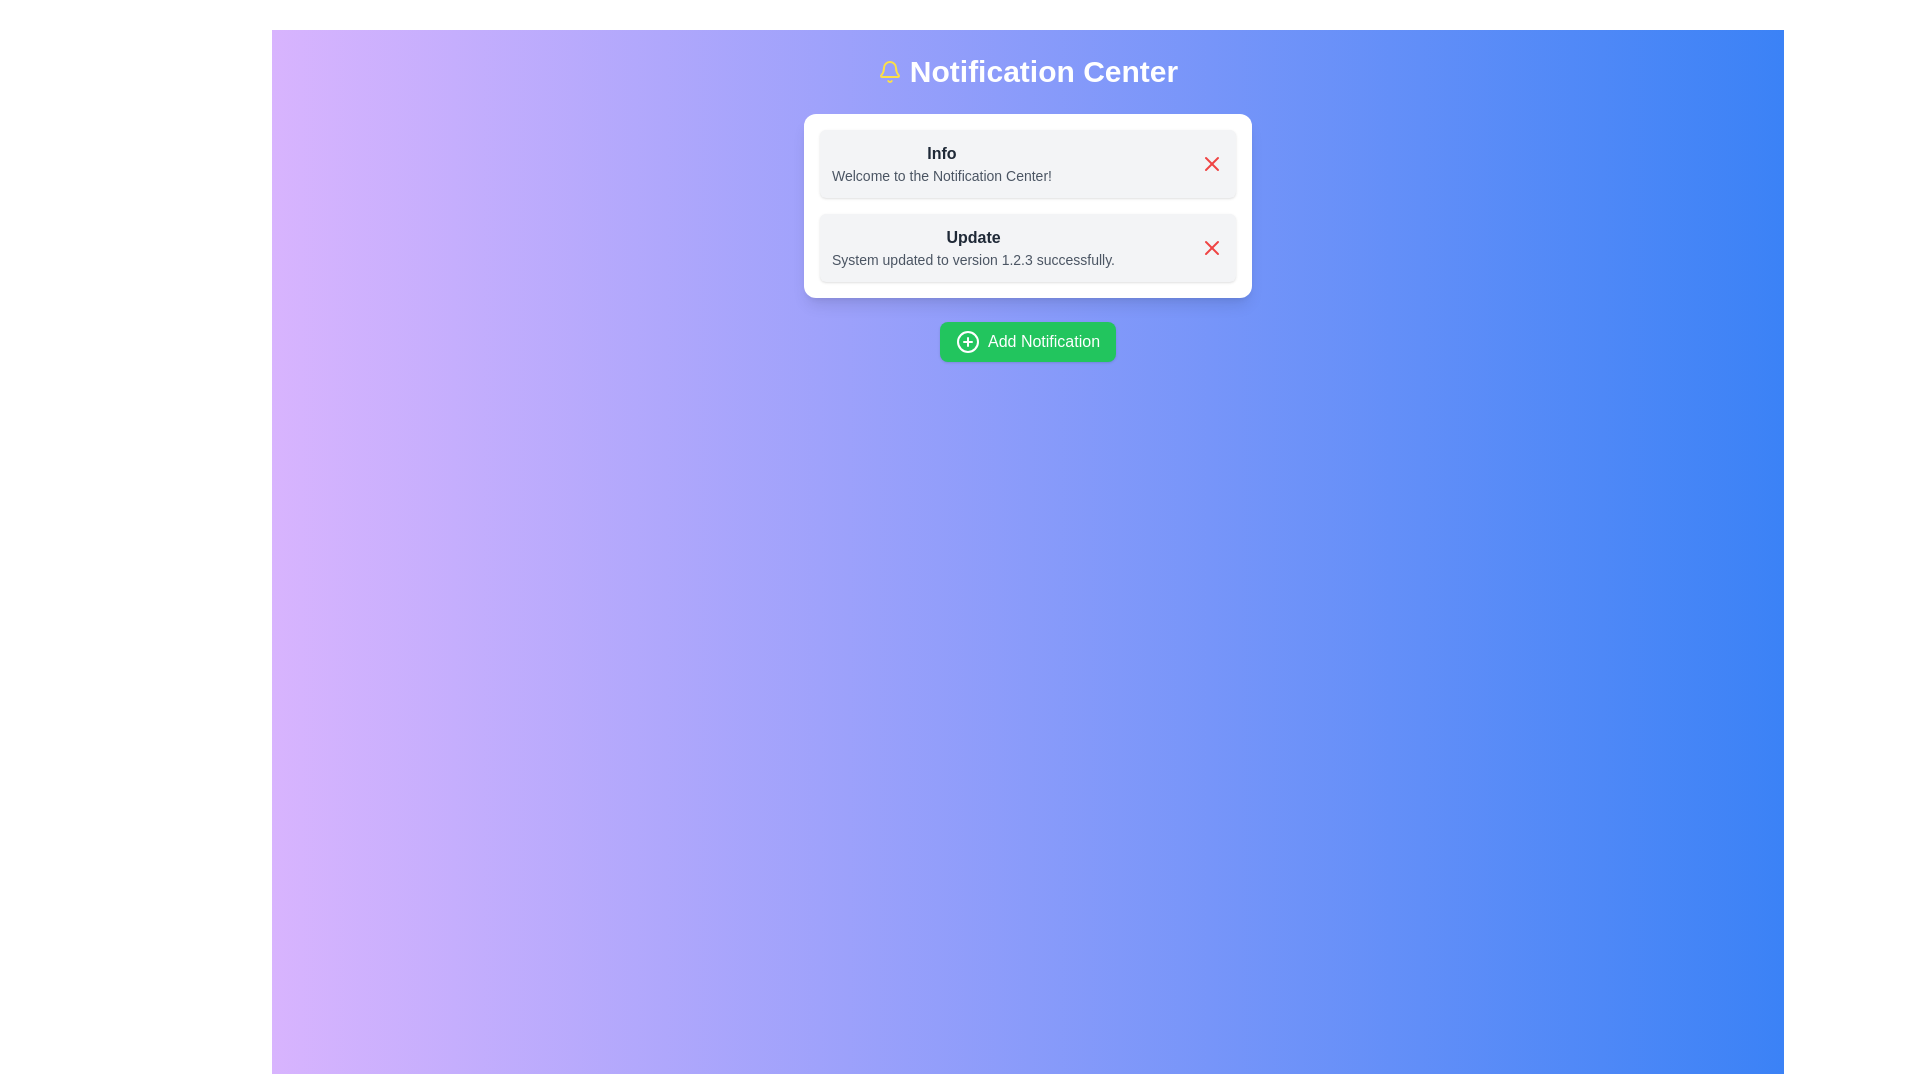 This screenshot has width=1920, height=1080. What do you see at coordinates (973, 258) in the screenshot?
I see `the text element that reads 'System updated to version 1.2.3 successfully.' which is styled in a smaller font size and light gray color, located beneath the heading 'Update'` at bounding box center [973, 258].